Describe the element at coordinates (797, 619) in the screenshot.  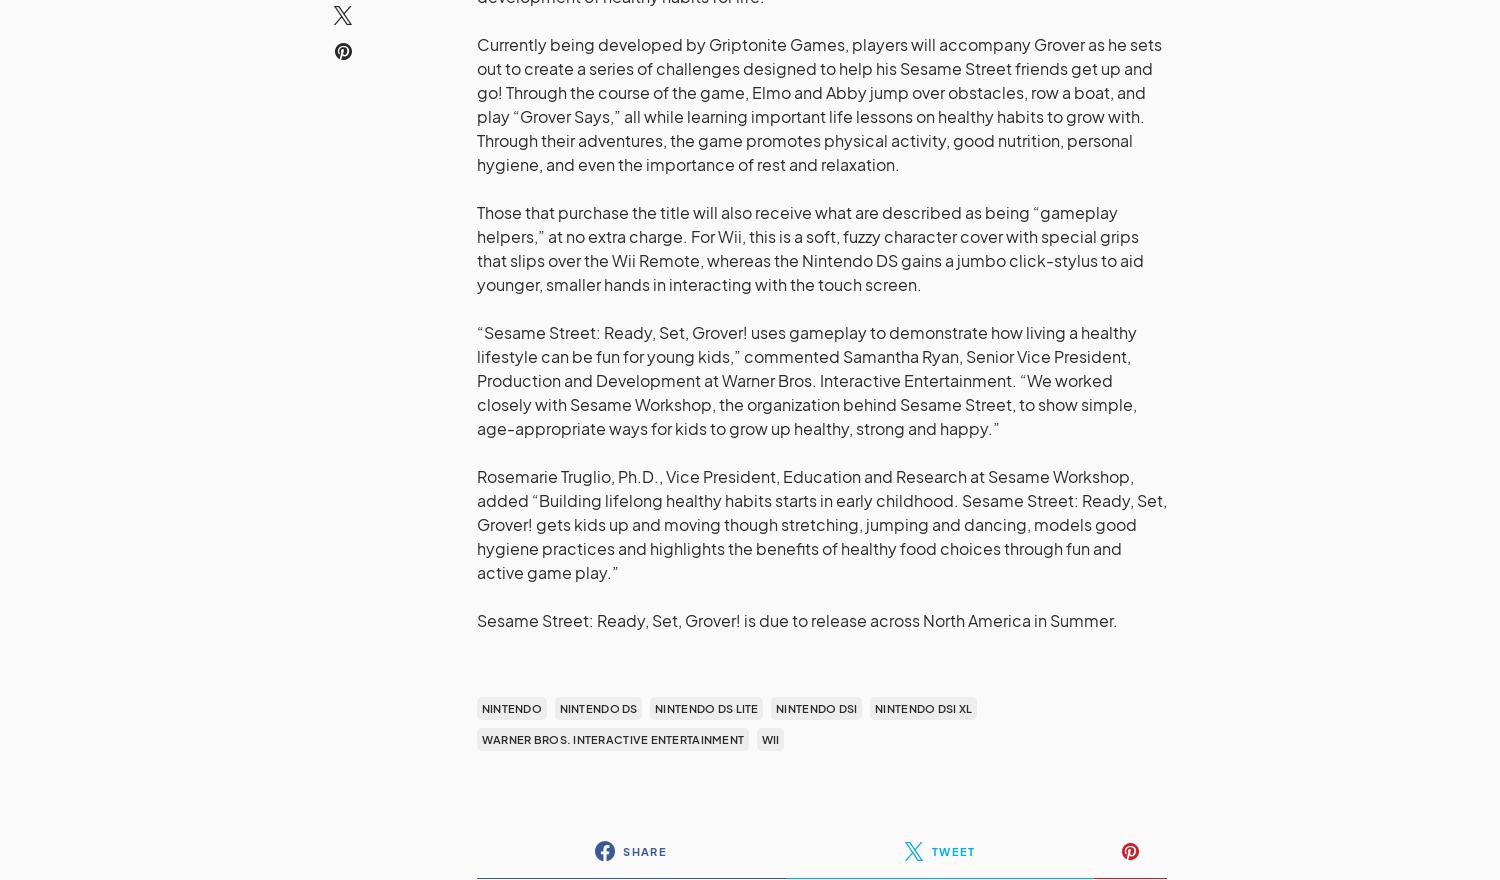
I see `'Sesame Street: Ready, Set, Grover! is due to release across North America in Summer.'` at that location.